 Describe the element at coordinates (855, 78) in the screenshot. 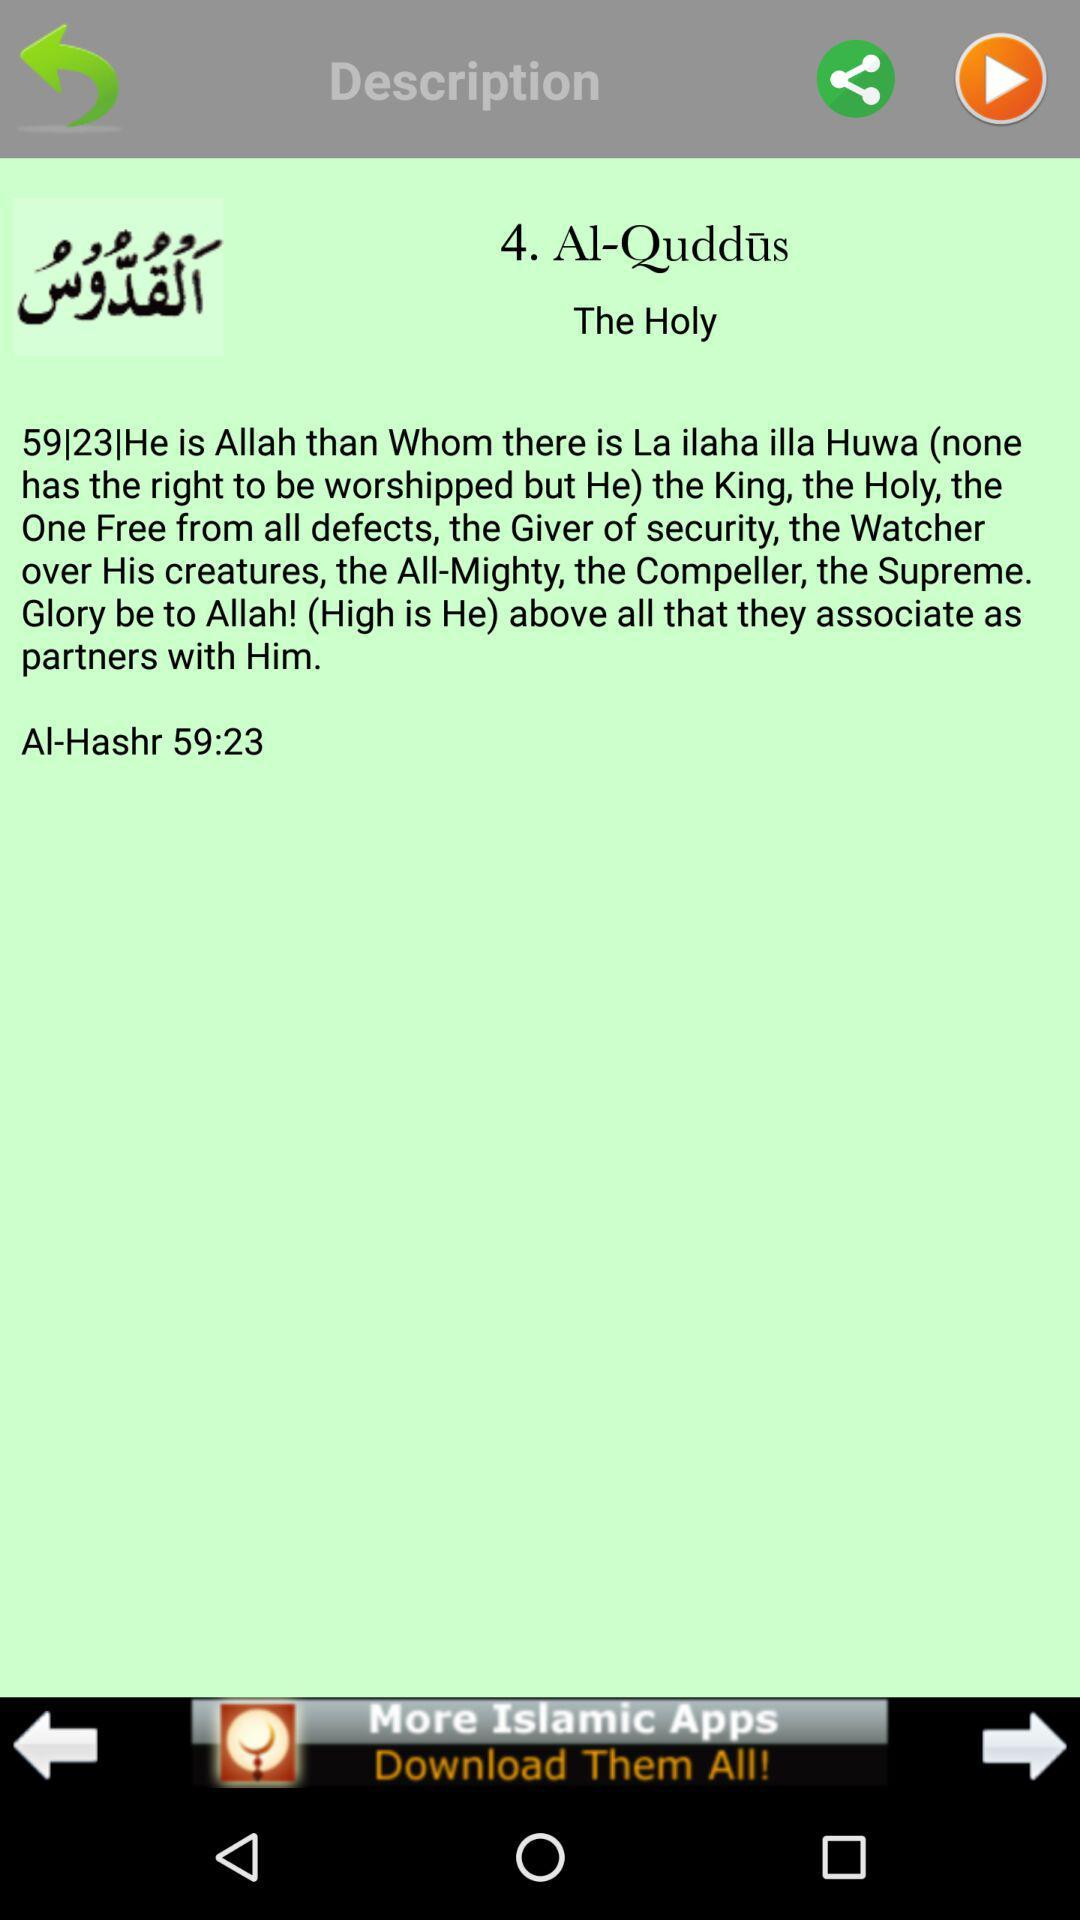

I see `icon above 59 23 he icon` at that location.